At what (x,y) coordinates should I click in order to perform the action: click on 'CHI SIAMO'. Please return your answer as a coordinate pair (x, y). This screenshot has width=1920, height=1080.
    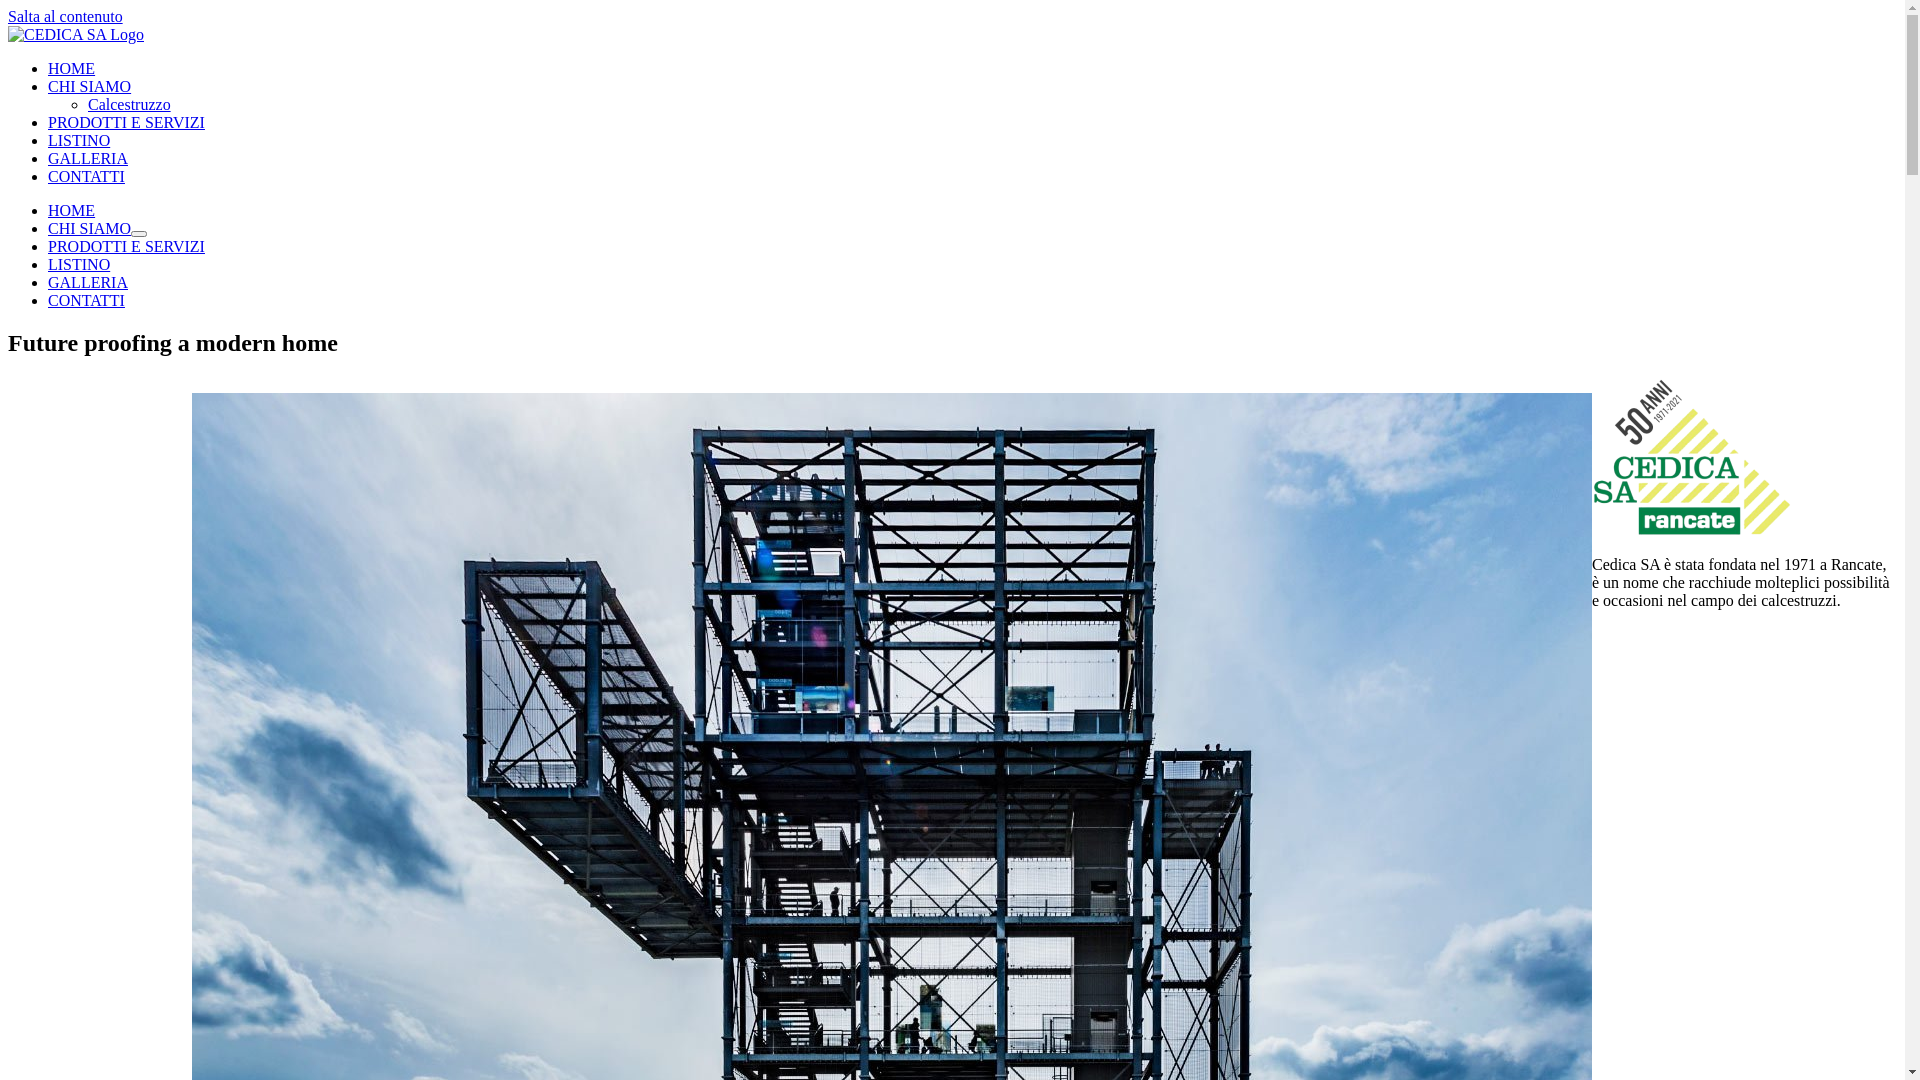
    Looking at the image, I should click on (88, 227).